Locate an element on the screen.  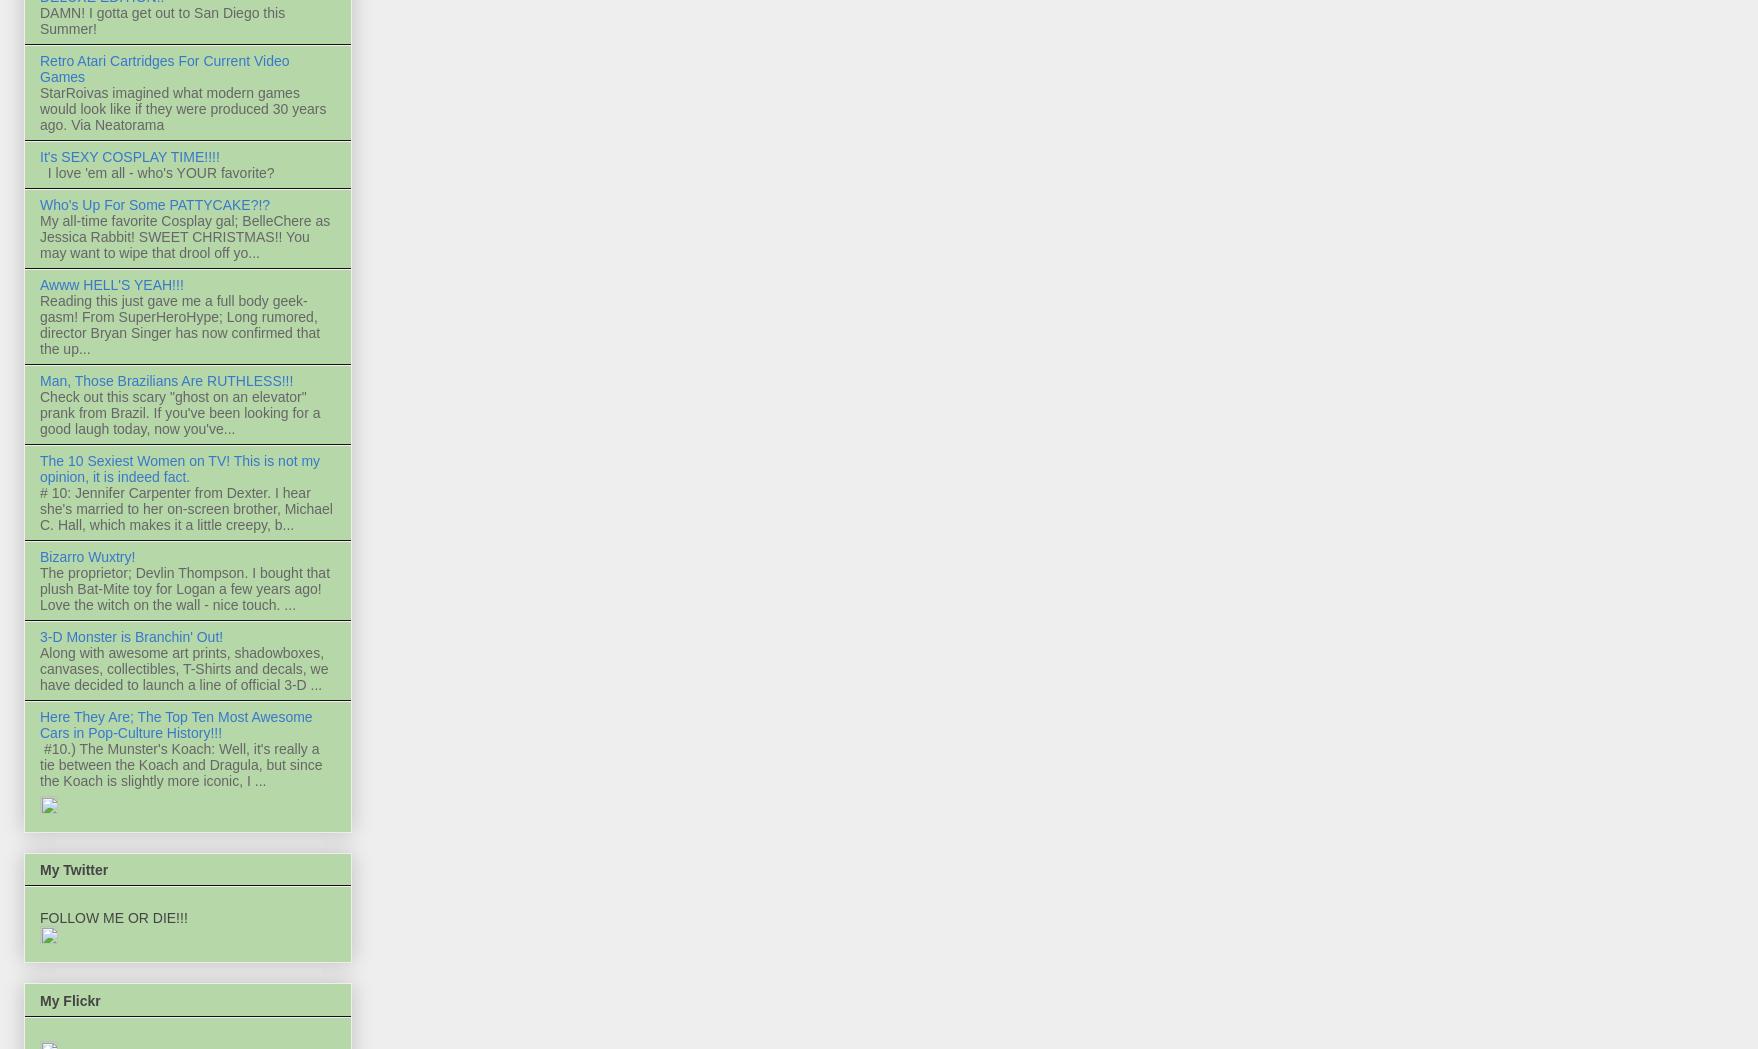
'It's SEXY COSPLAY TIME!!!!' is located at coordinates (129, 157).